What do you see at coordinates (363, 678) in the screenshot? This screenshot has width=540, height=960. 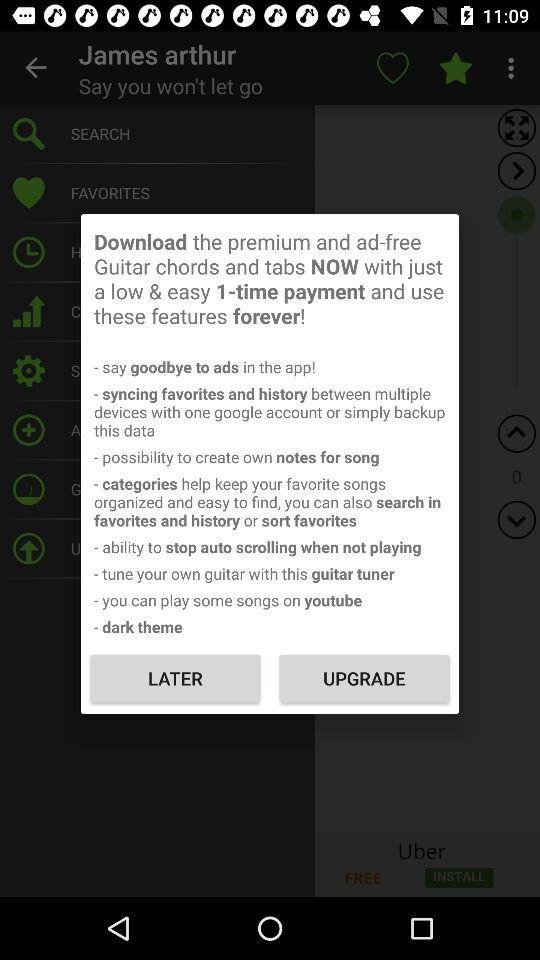 I see `icon to the right of the later item` at bounding box center [363, 678].